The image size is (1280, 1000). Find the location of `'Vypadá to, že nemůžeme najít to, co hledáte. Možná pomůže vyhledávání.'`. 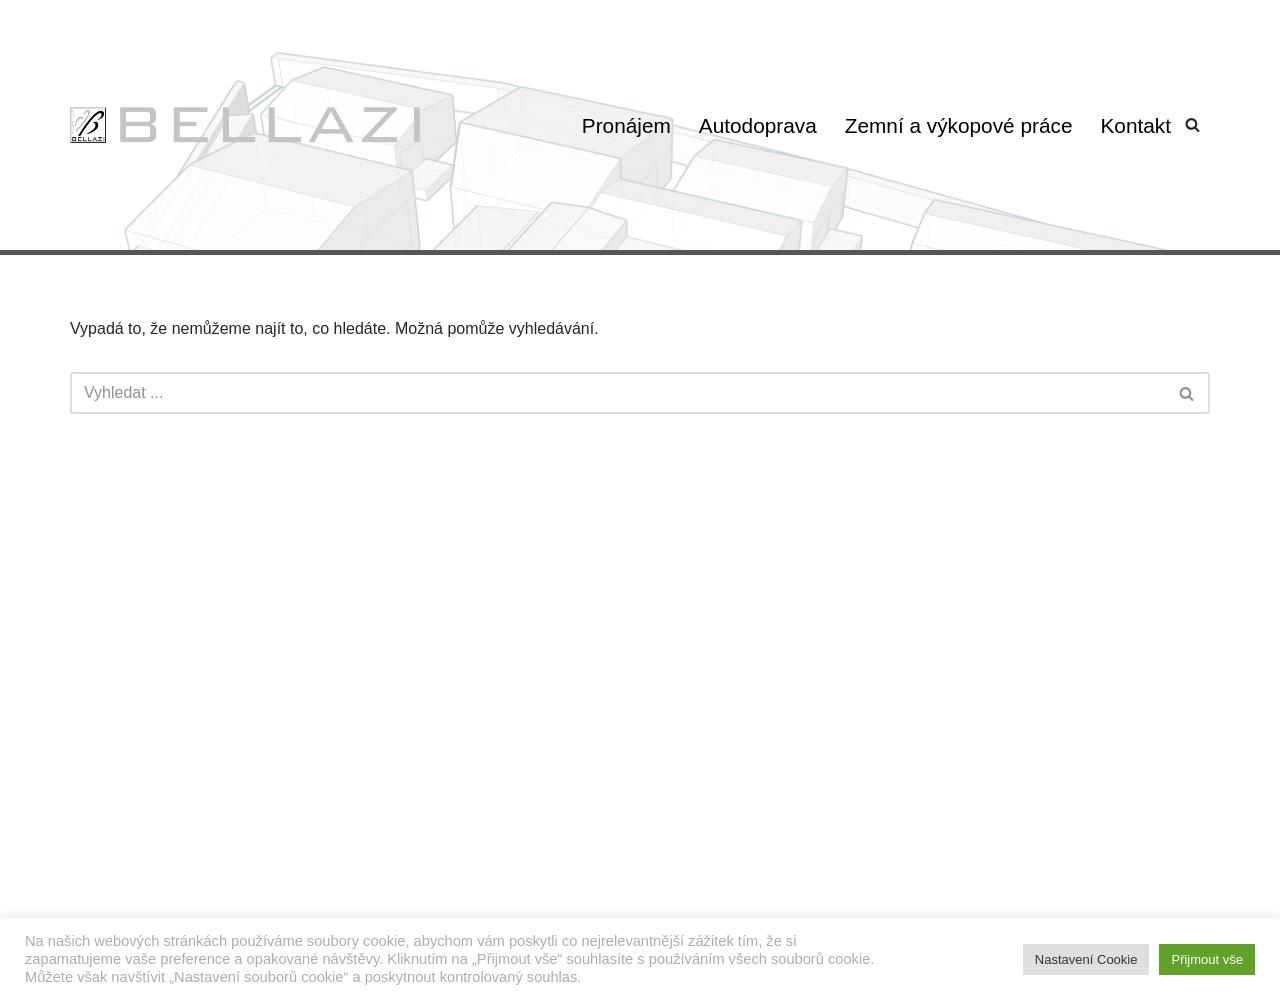

'Vypadá to, že nemůžeme najít to, co hledáte. Možná pomůže vyhledávání.' is located at coordinates (333, 327).